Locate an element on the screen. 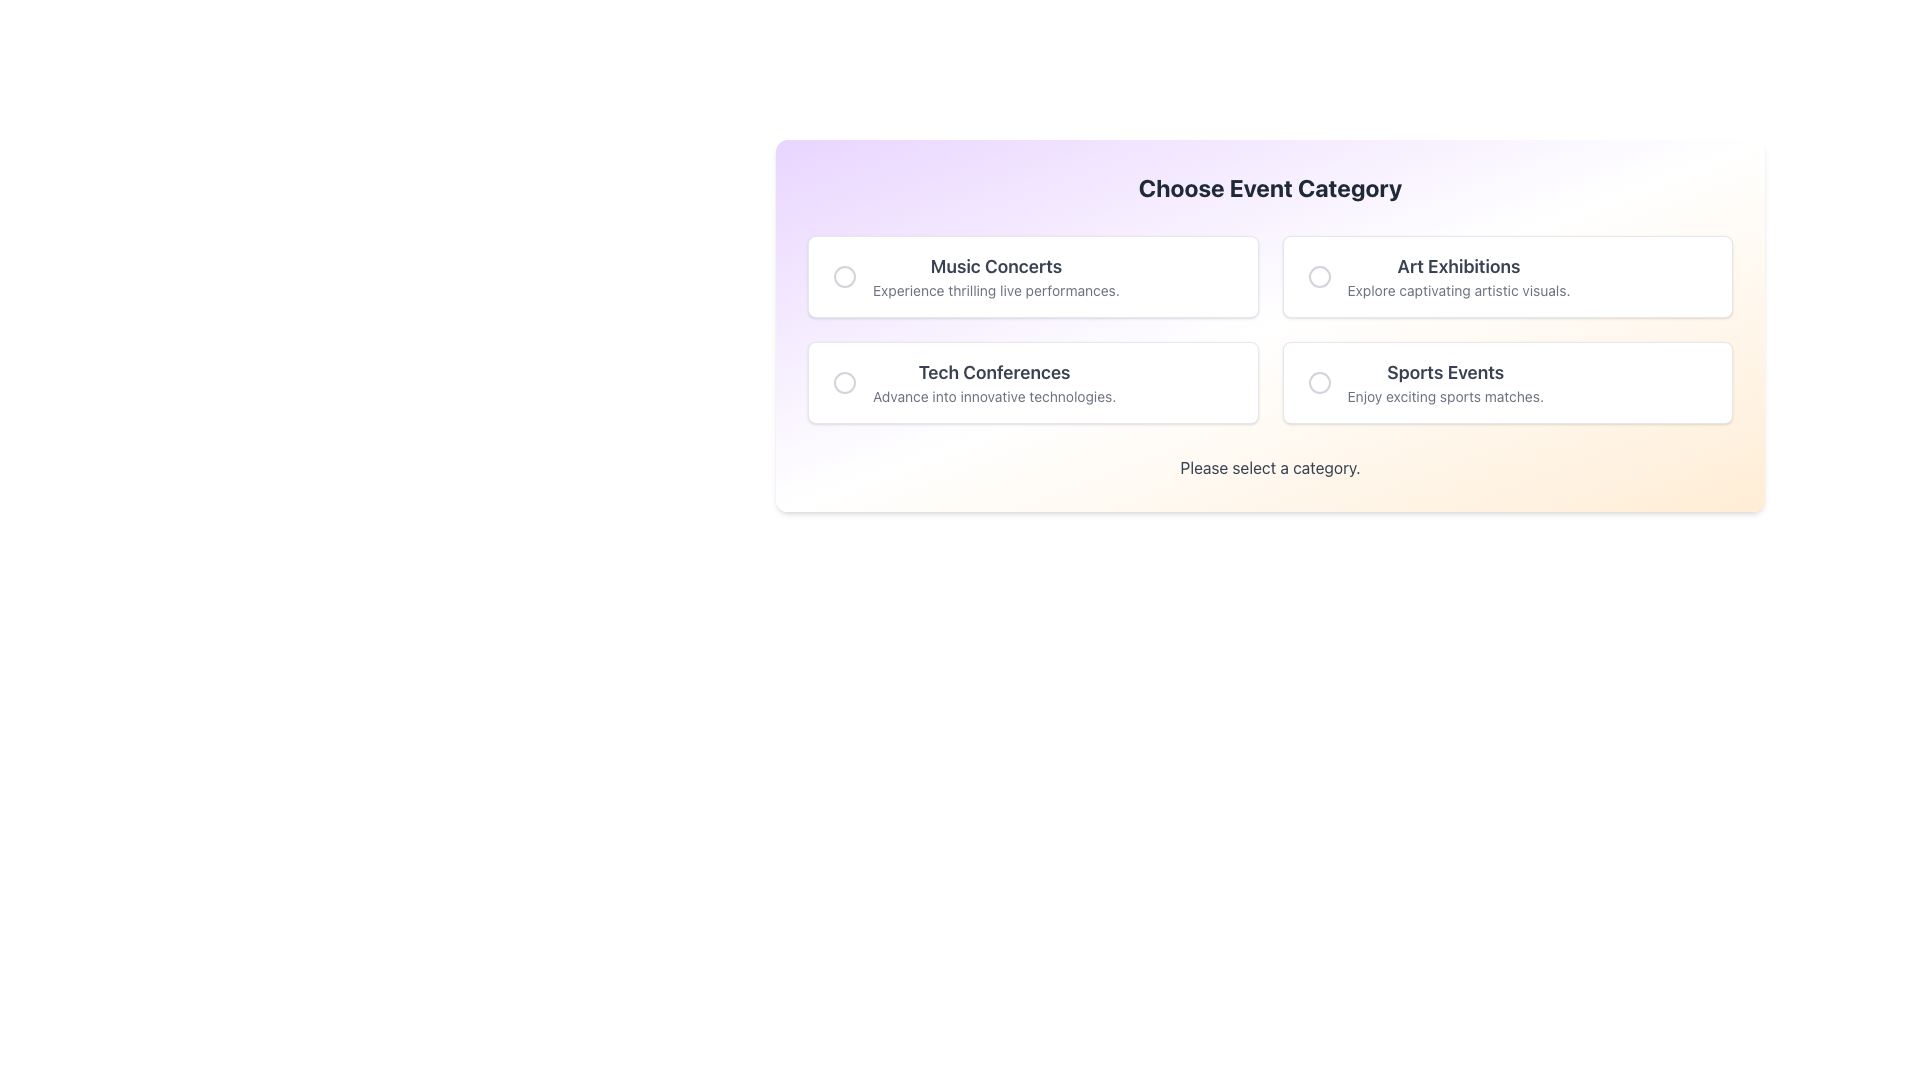 The width and height of the screenshot is (1920, 1080). the radio button for the 'Music Concerts' category located to the left of the 'Music Concerts' text in the 'Choose Event Category' selection interface is located at coordinates (844, 277).